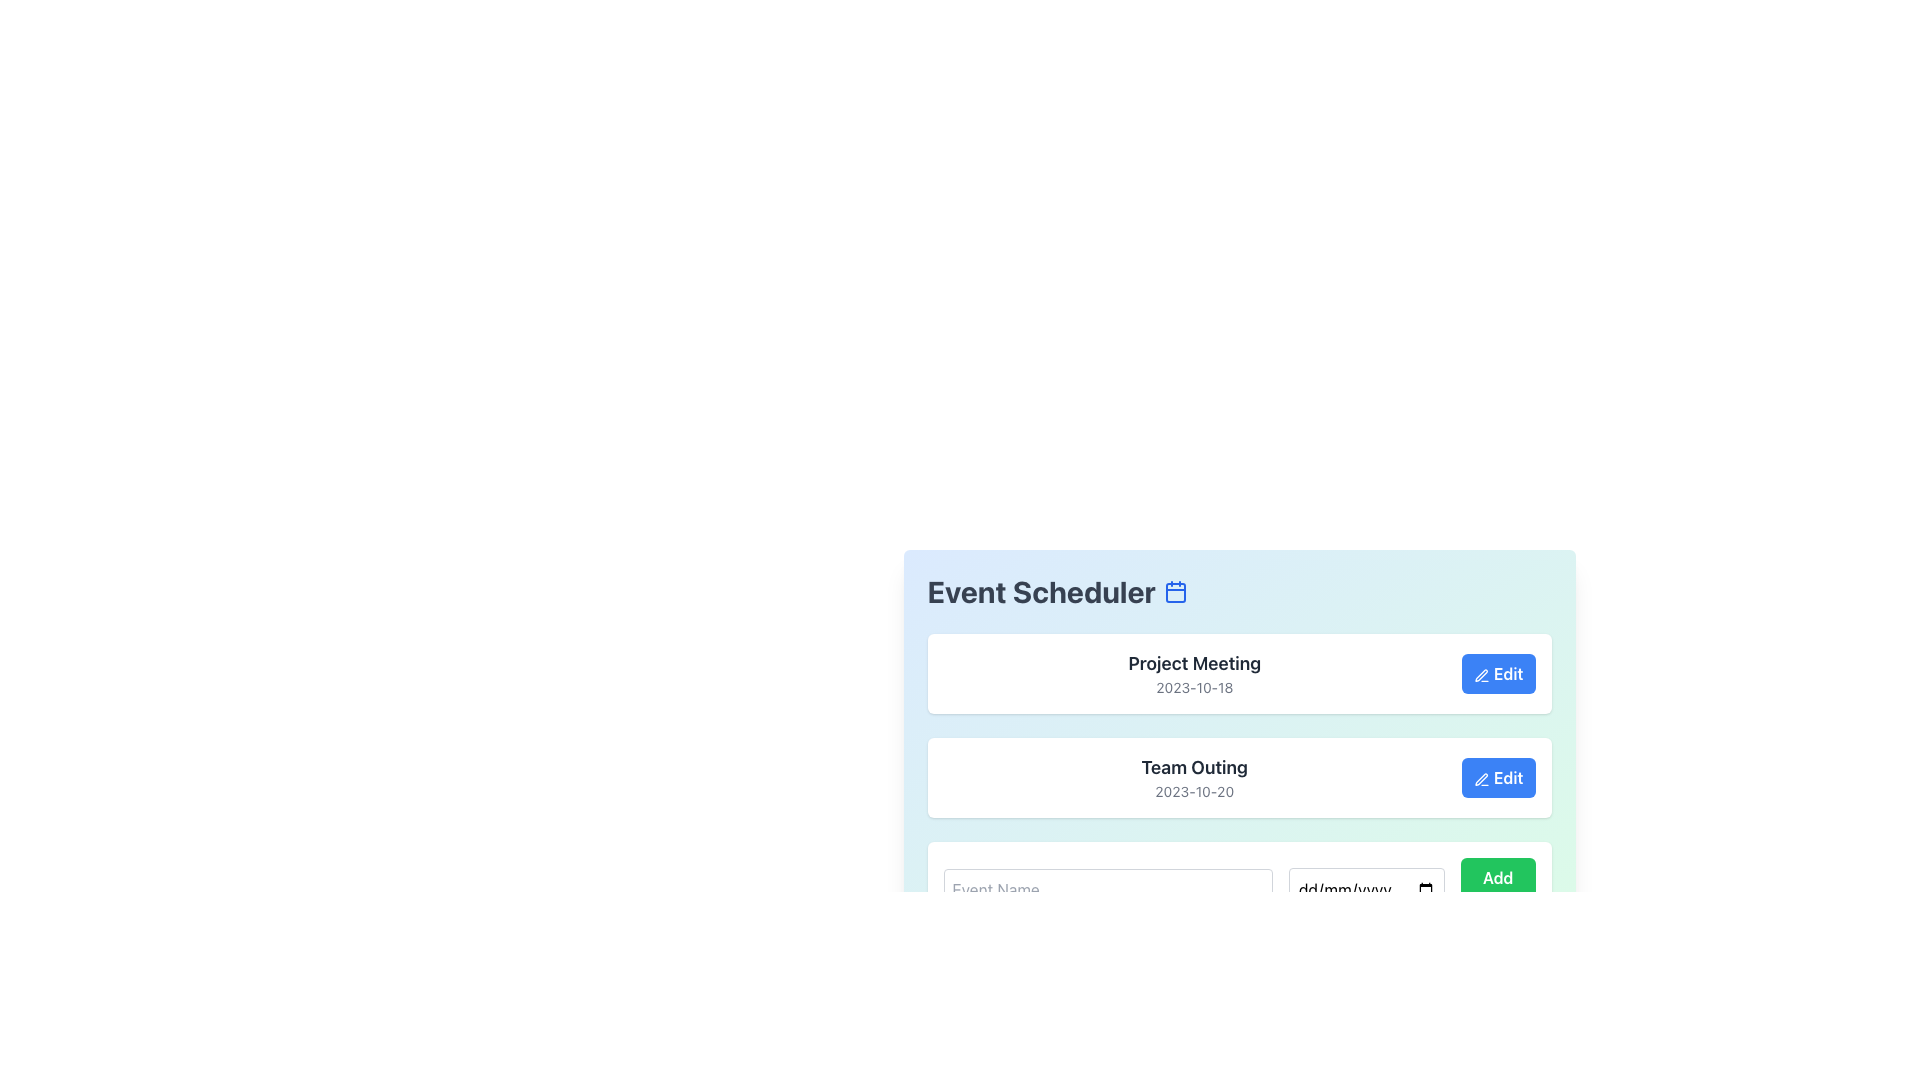  Describe the element at coordinates (1176, 590) in the screenshot. I see `the calendar icon with a blue outline located to the right of the 'Event Scheduler' title` at that location.